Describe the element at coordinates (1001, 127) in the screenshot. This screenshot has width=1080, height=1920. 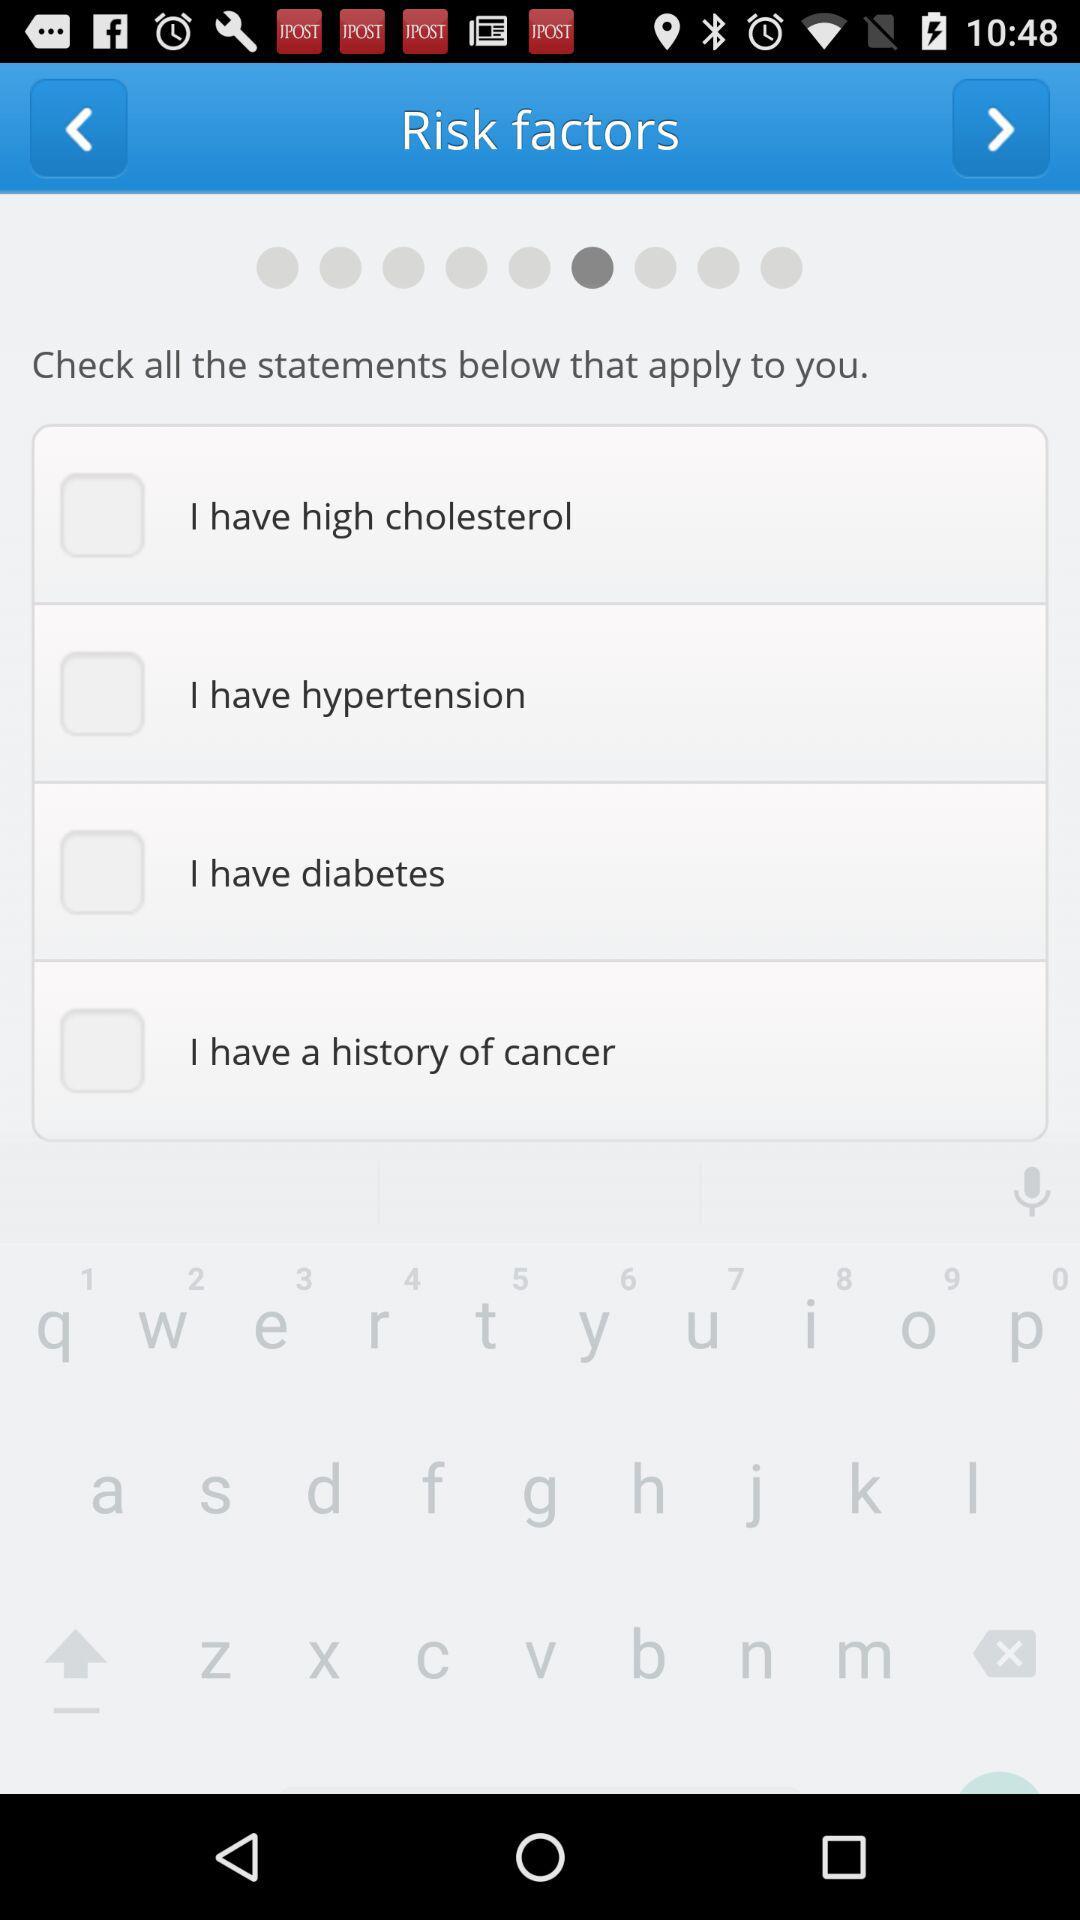
I see `go forward` at that location.